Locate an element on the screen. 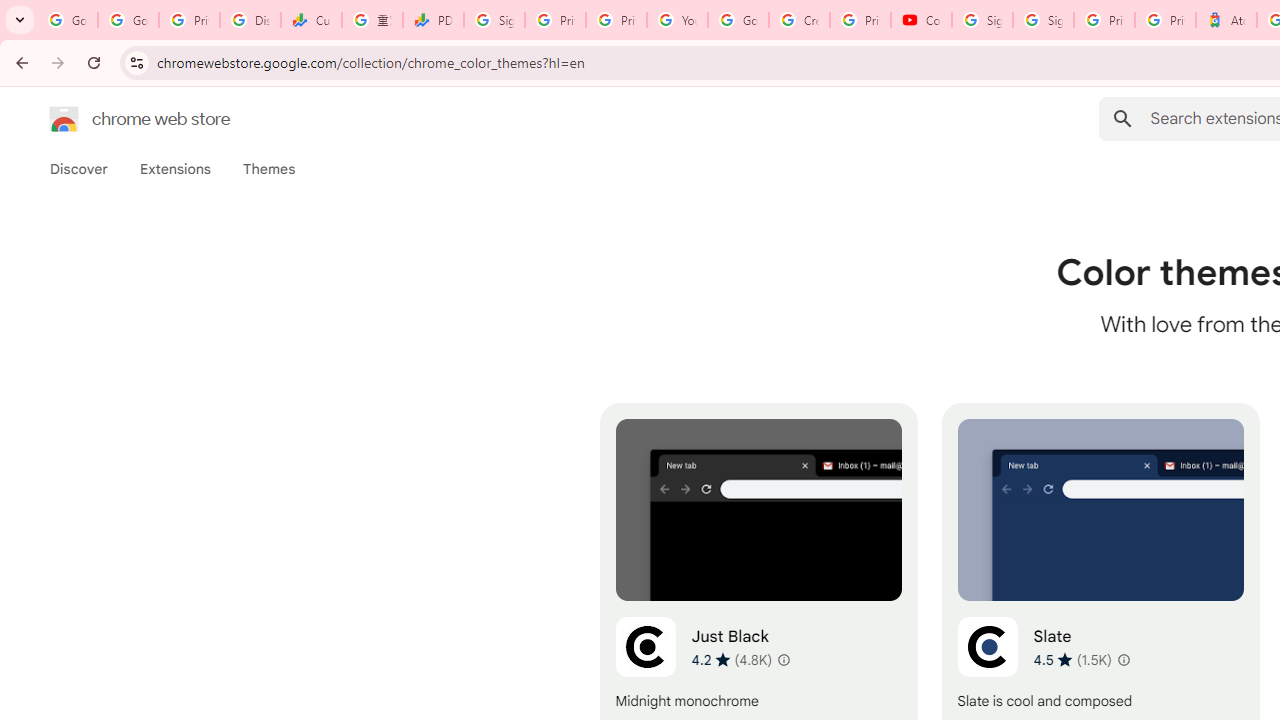  'PDD Holdings Inc - ADR (PDD) Price & News - Google Finance' is located at coordinates (432, 20).